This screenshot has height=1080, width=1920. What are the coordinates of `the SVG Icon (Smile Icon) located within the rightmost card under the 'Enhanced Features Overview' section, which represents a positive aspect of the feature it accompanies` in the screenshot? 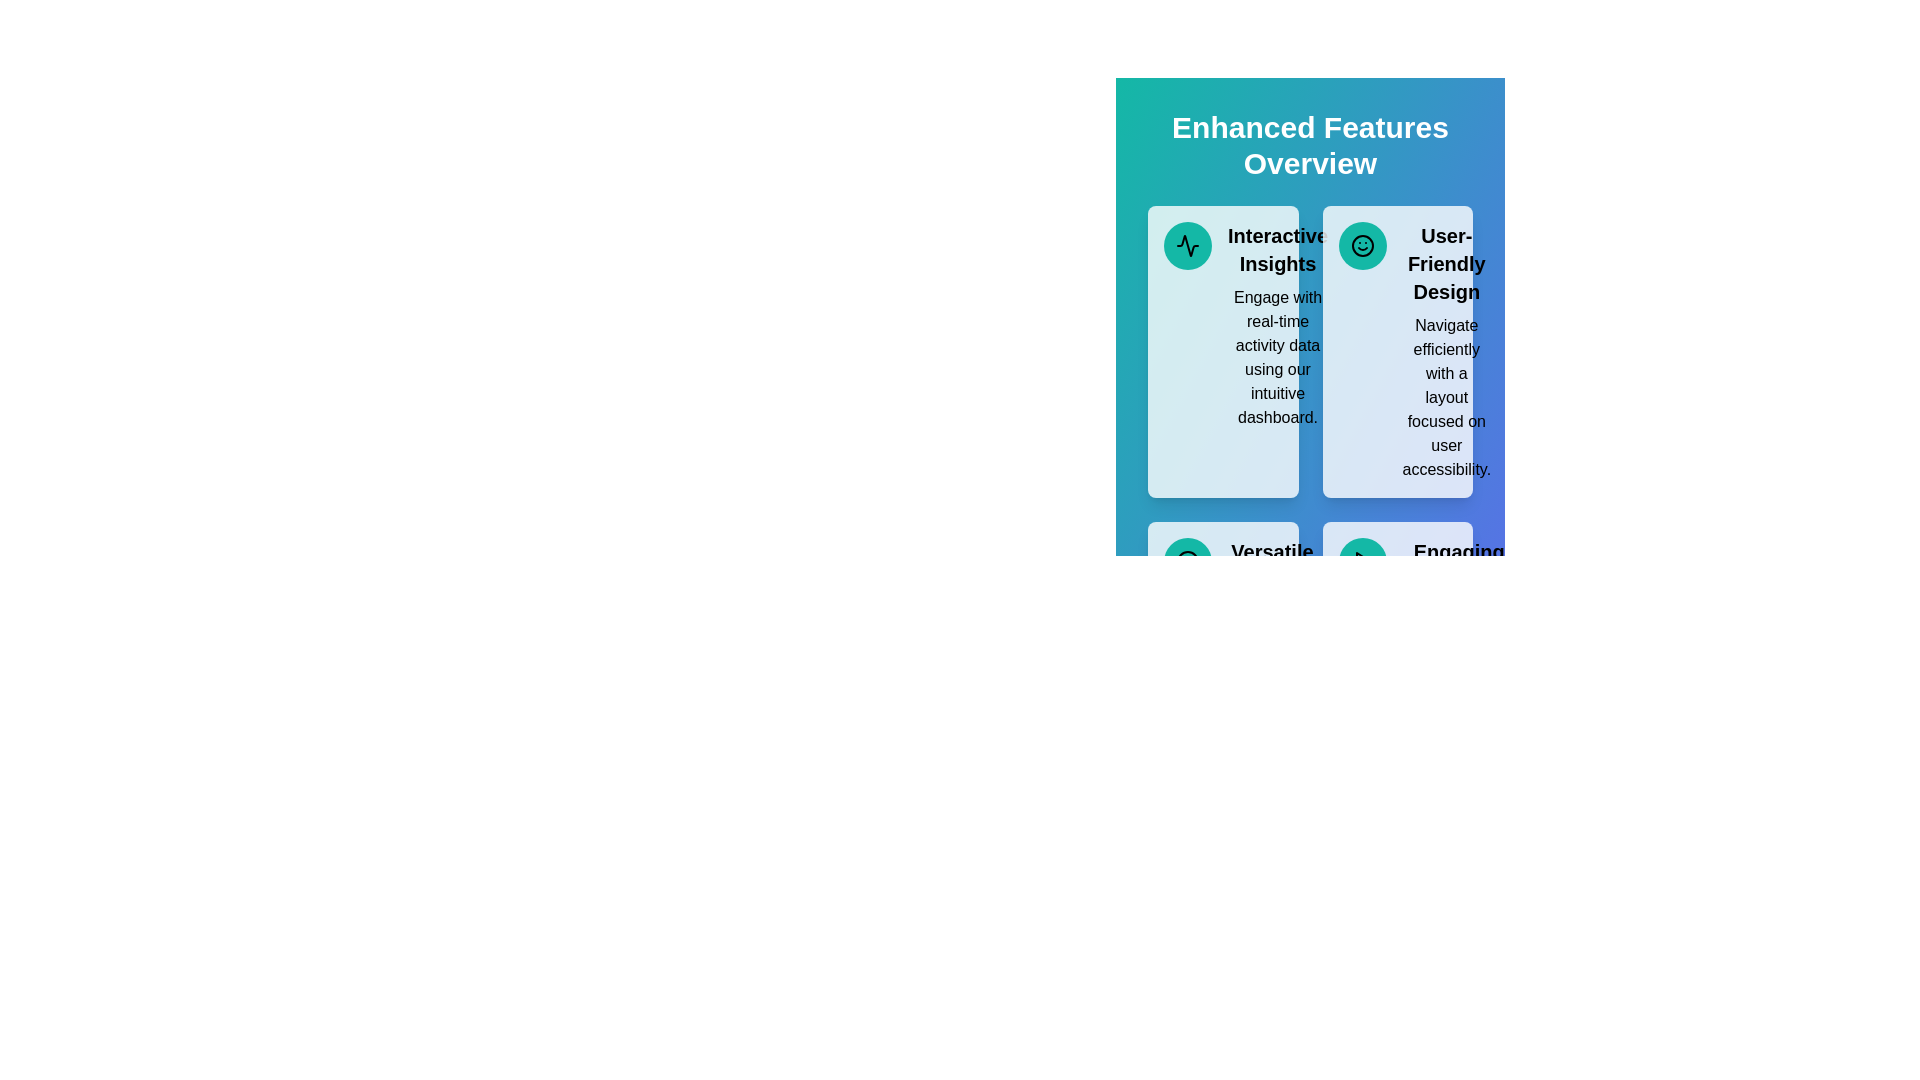 It's located at (1361, 245).